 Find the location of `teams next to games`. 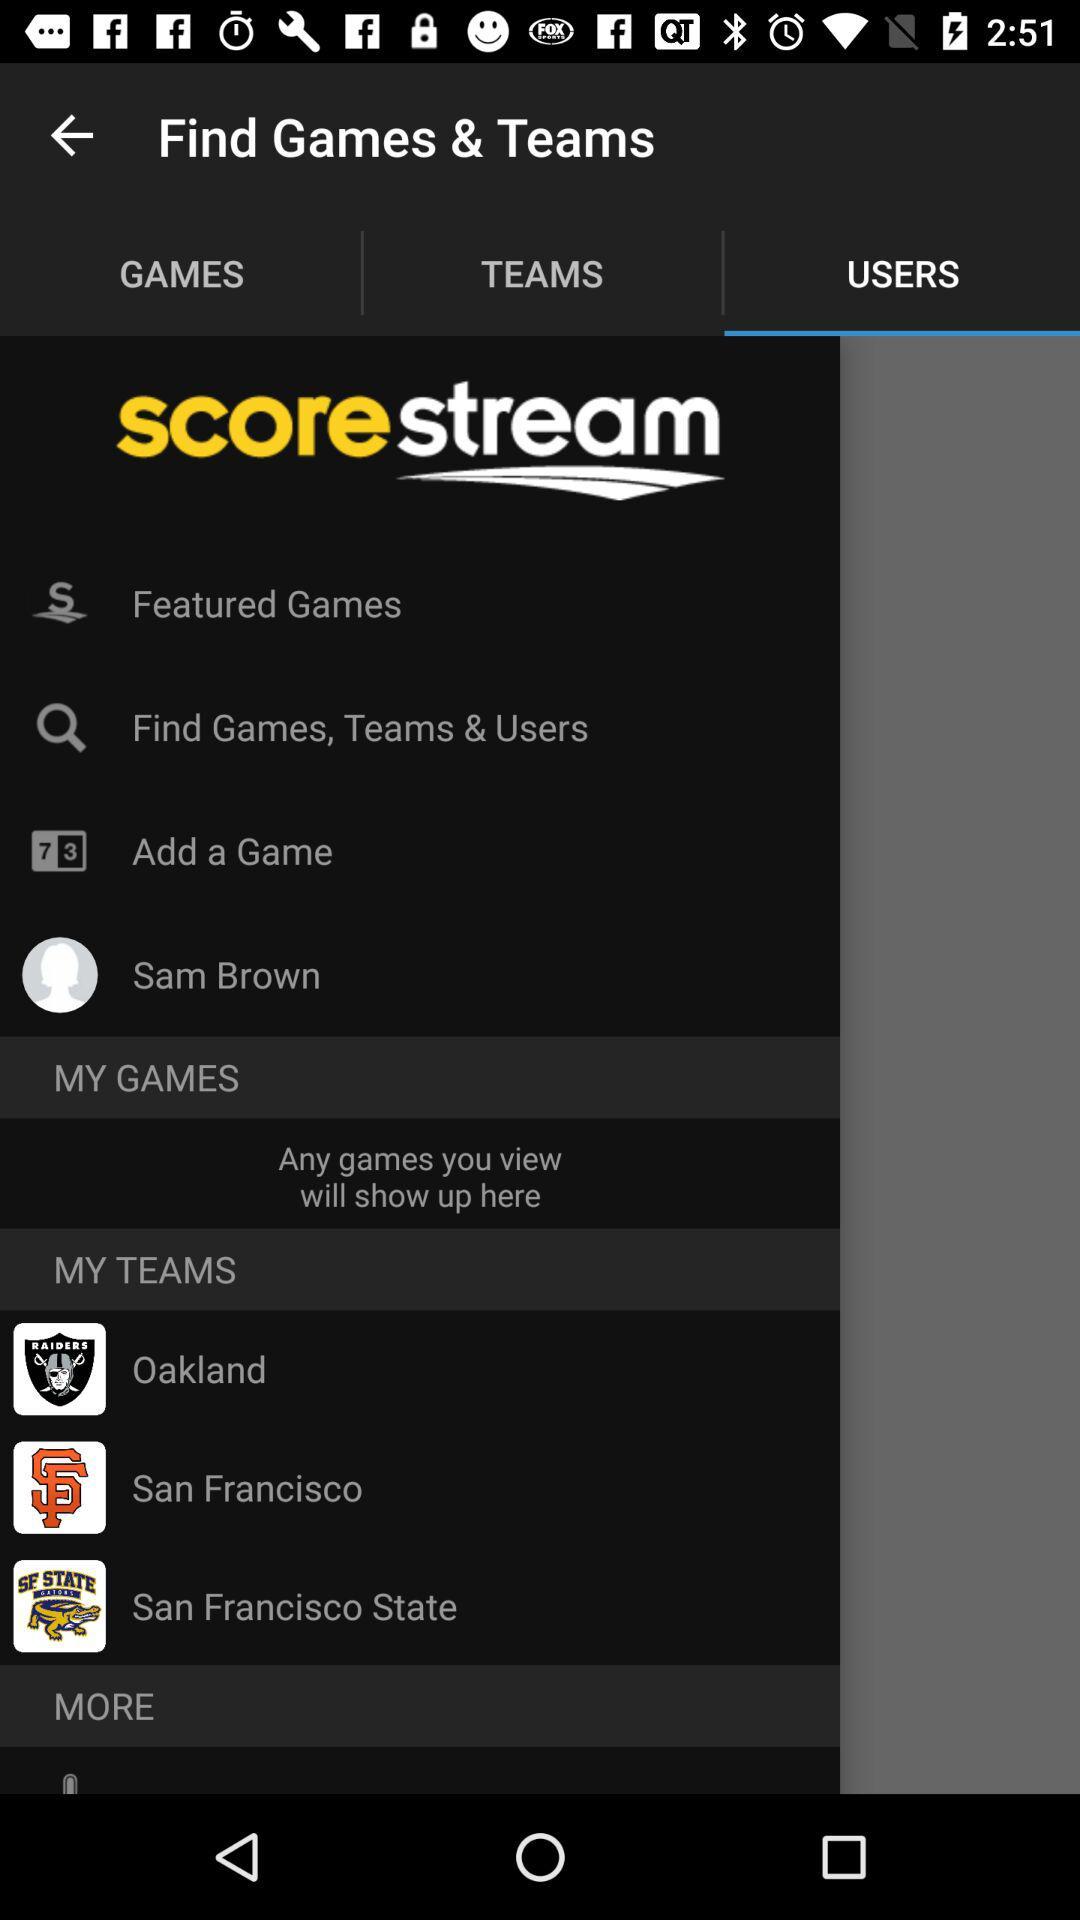

teams next to games is located at coordinates (543, 272).